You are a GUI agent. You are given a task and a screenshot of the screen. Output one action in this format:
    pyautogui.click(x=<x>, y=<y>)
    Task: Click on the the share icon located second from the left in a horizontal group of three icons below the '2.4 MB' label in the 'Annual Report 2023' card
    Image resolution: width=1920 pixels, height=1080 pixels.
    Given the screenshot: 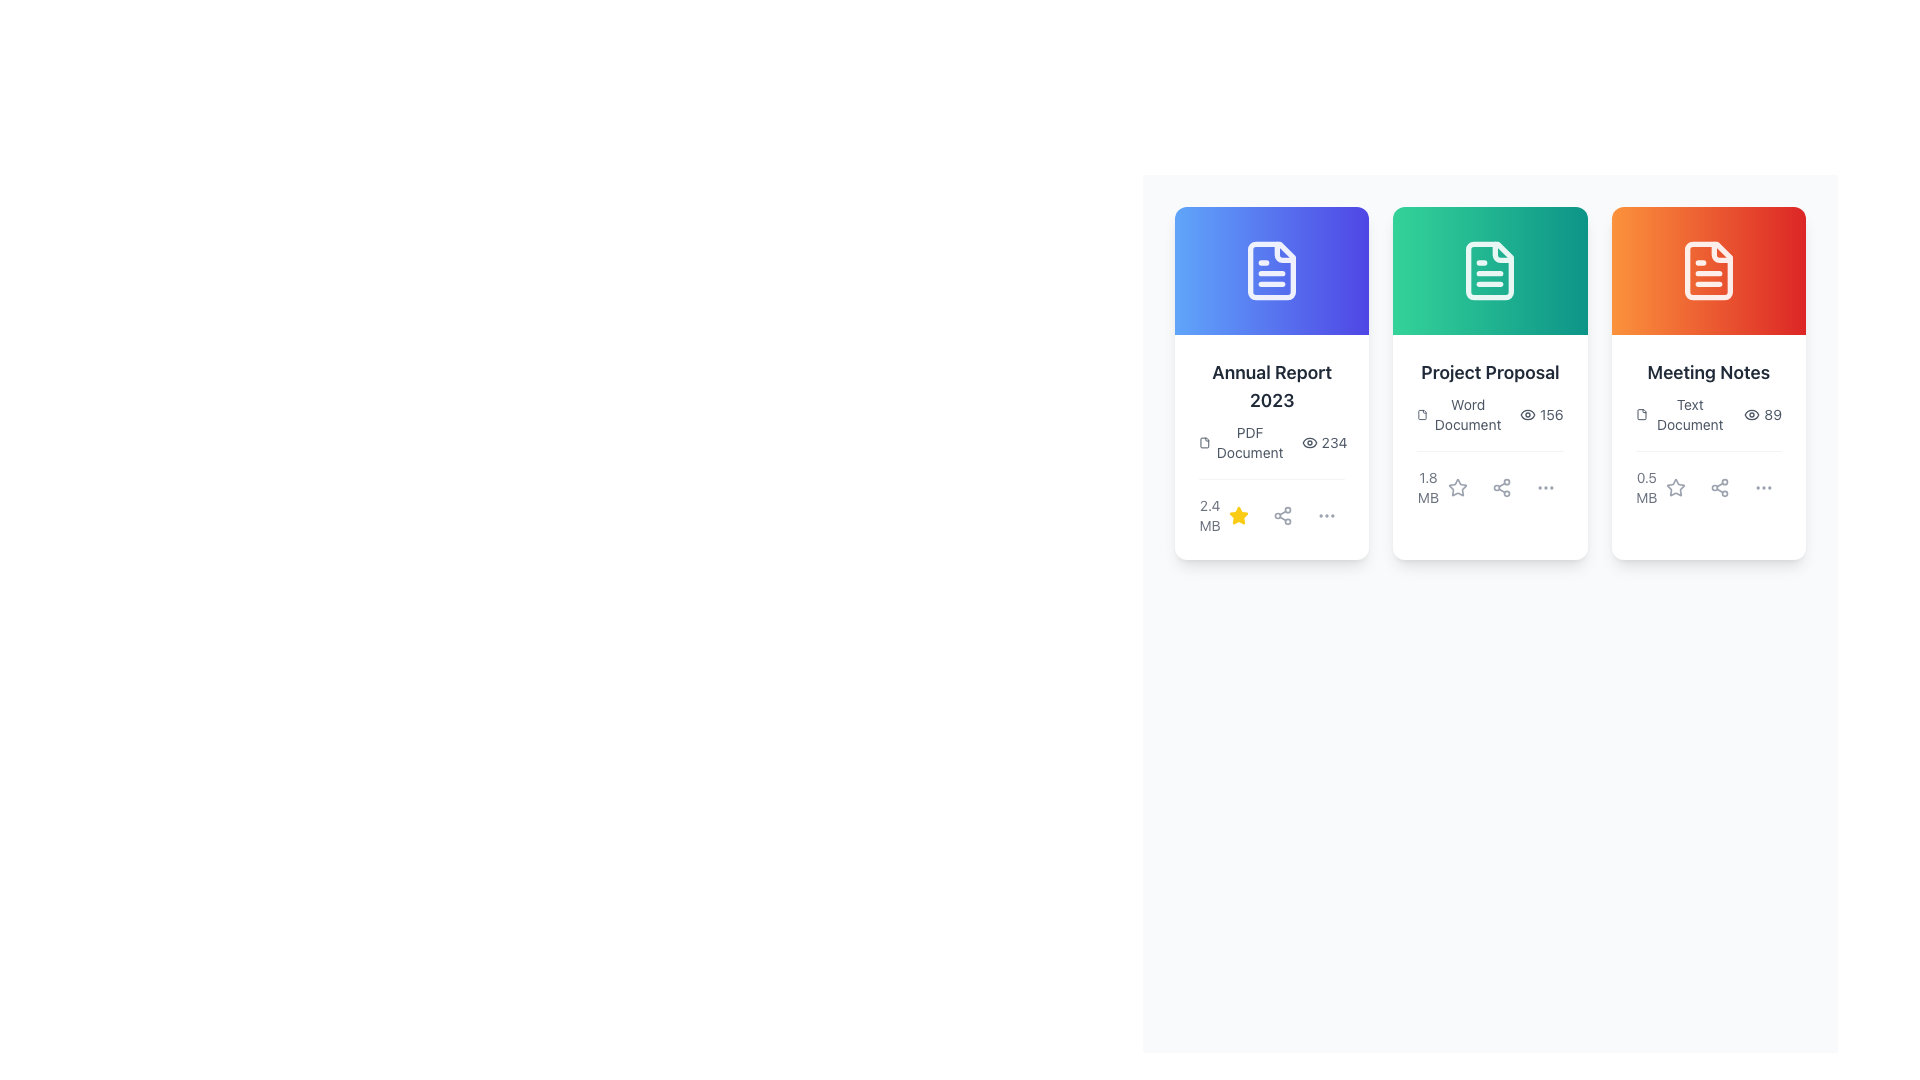 What is the action you would take?
    pyautogui.click(x=1283, y=515)
    